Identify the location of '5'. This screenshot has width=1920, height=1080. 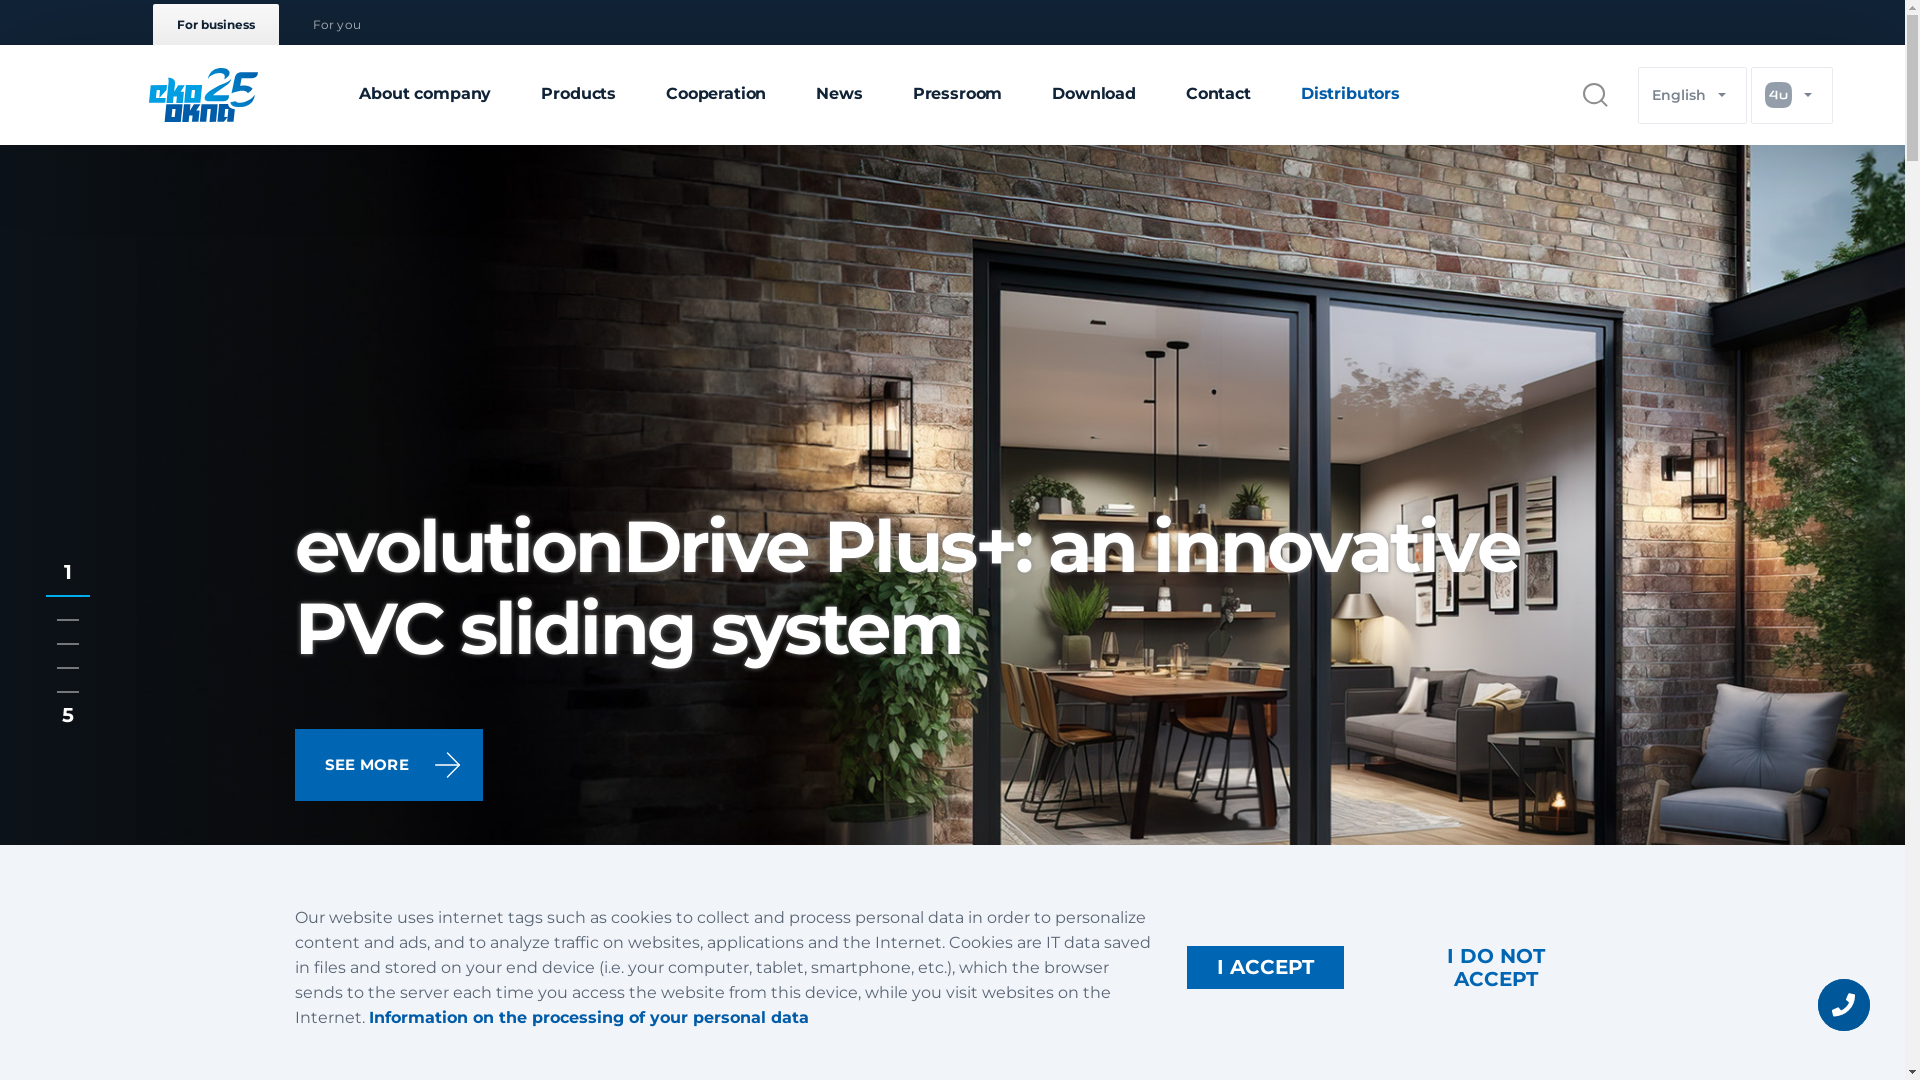
(67, 689).